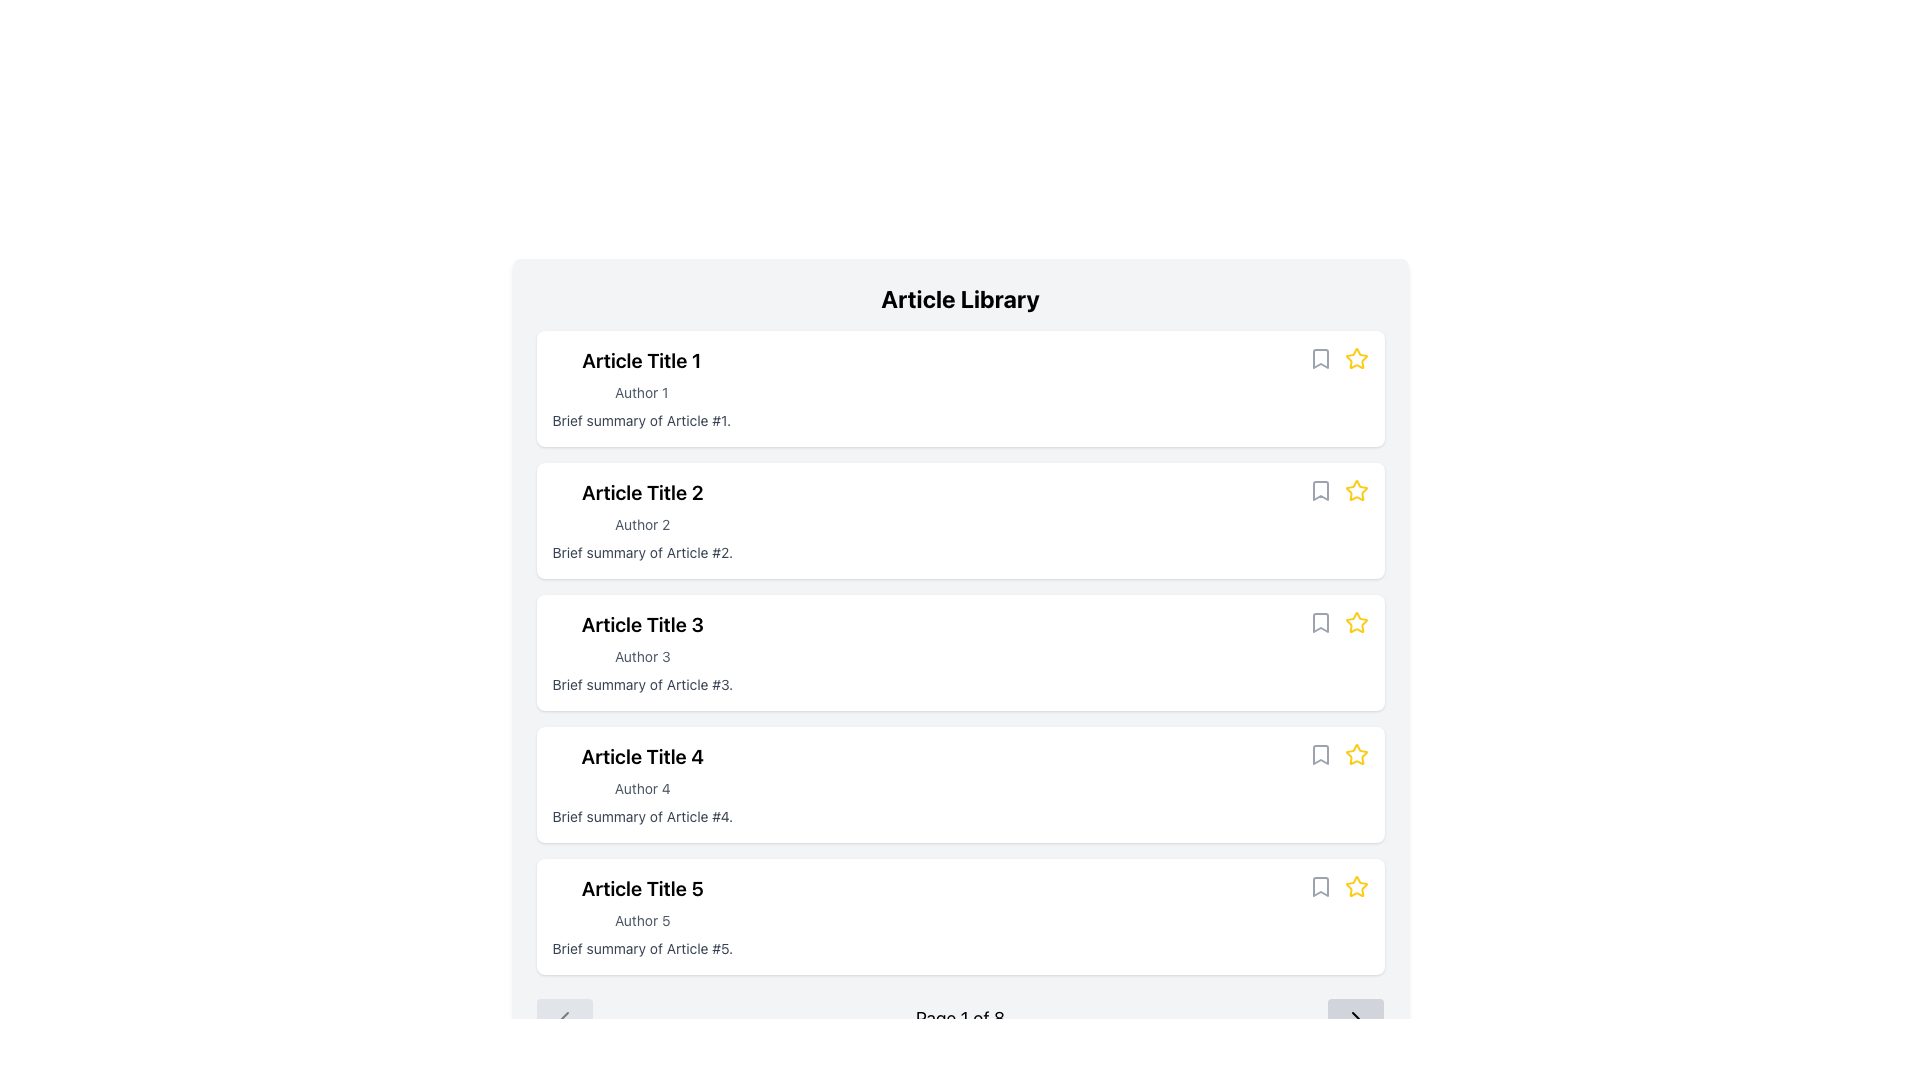 The height and width of the screenshot is (1080, 1920). Describe the element at coordinates (1356, 490) in the screenshot. I see `the favorite/bookmark icon located in the top-right corner of the card for 'Article Title 2'` at that location.